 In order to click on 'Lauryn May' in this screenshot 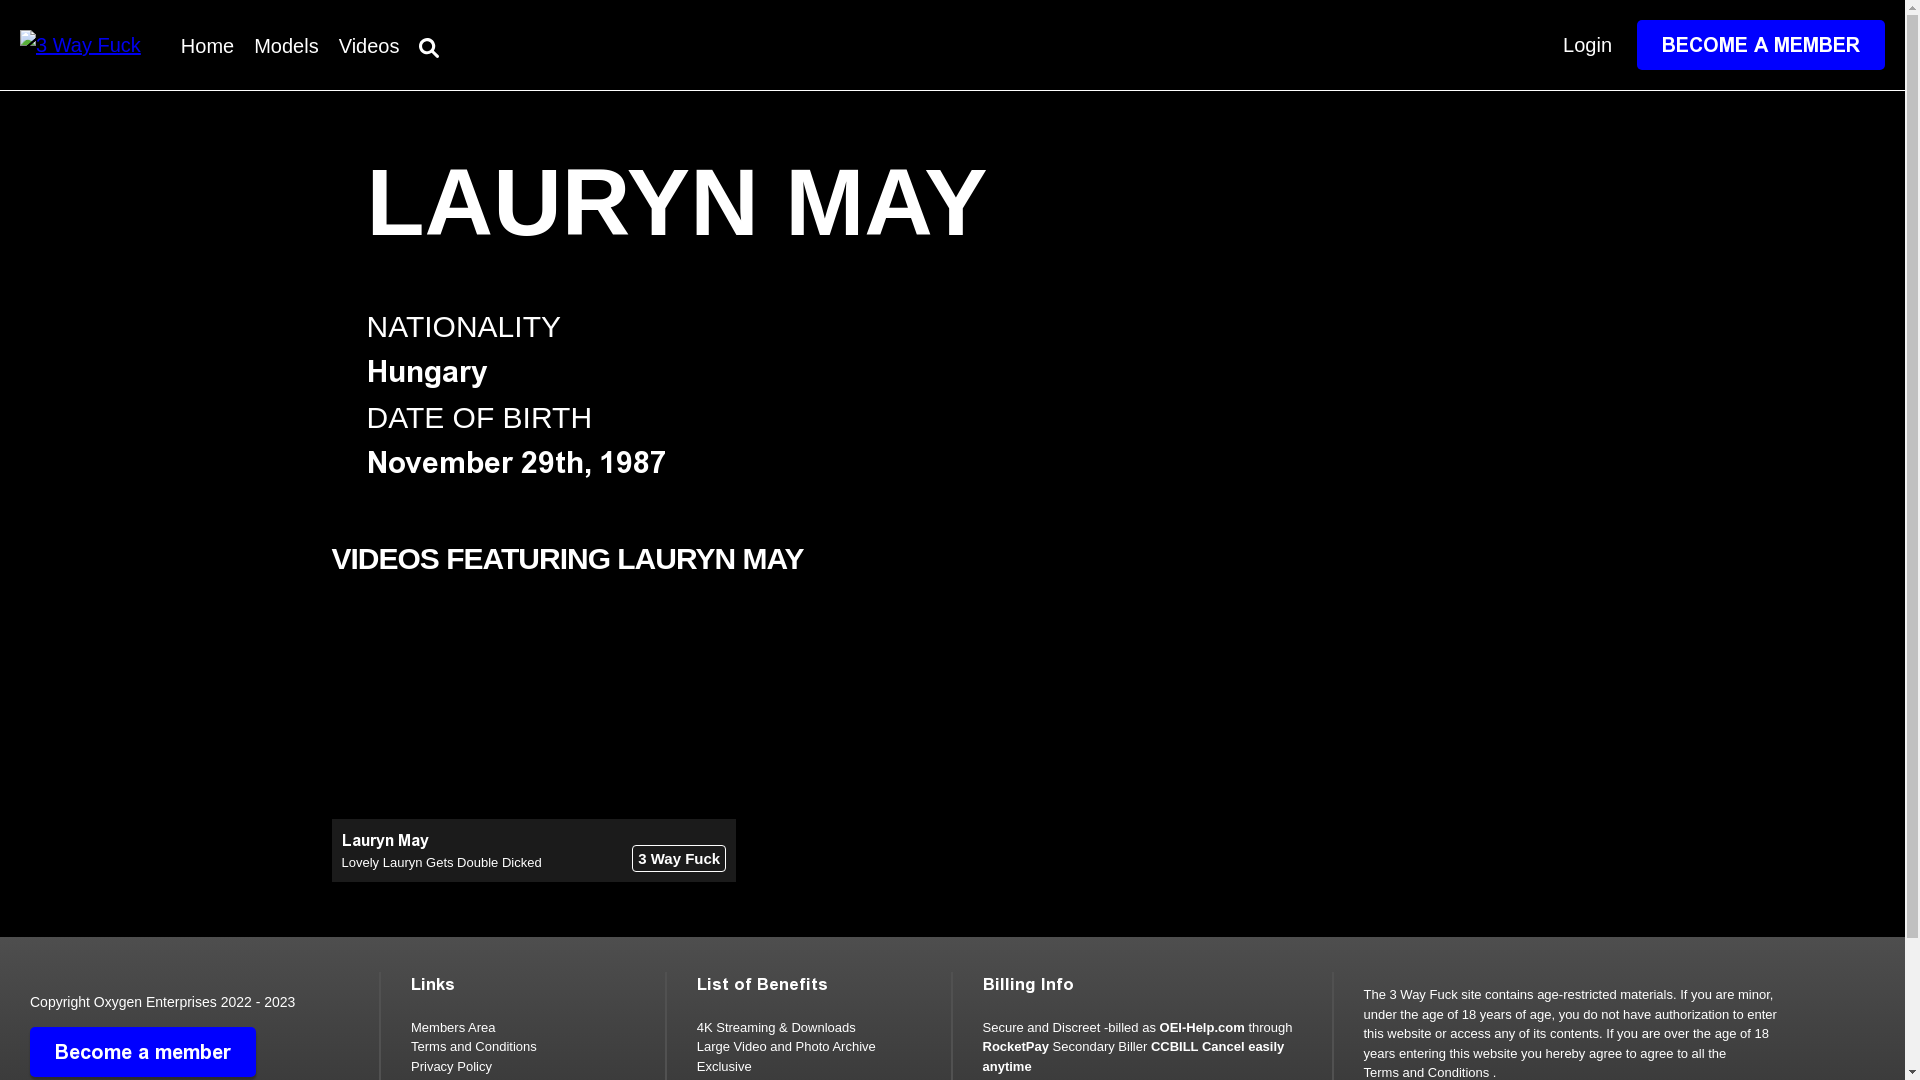, I will do `click(385, 840)`.